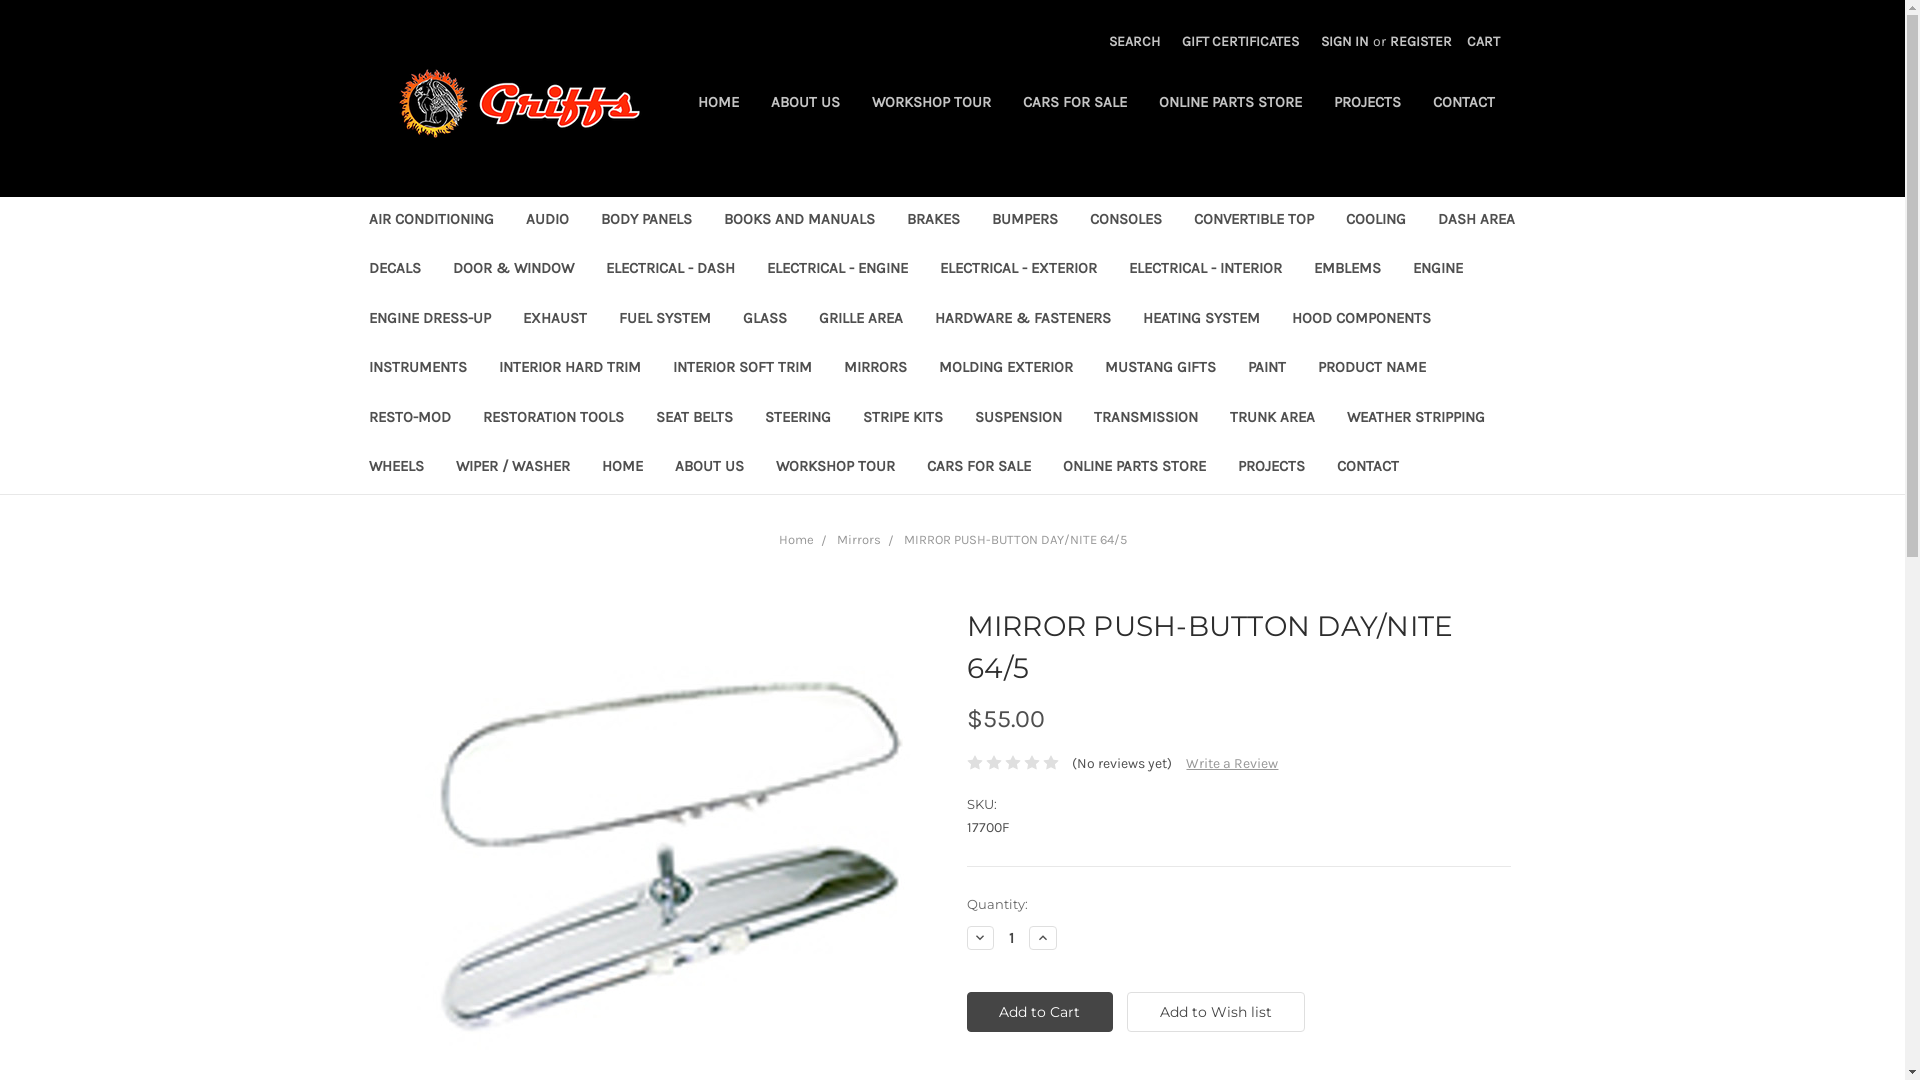 This screenshot has height=1080, width=1920. I want to click on 'HOOD COMPONENTS', so click(1360, 319).